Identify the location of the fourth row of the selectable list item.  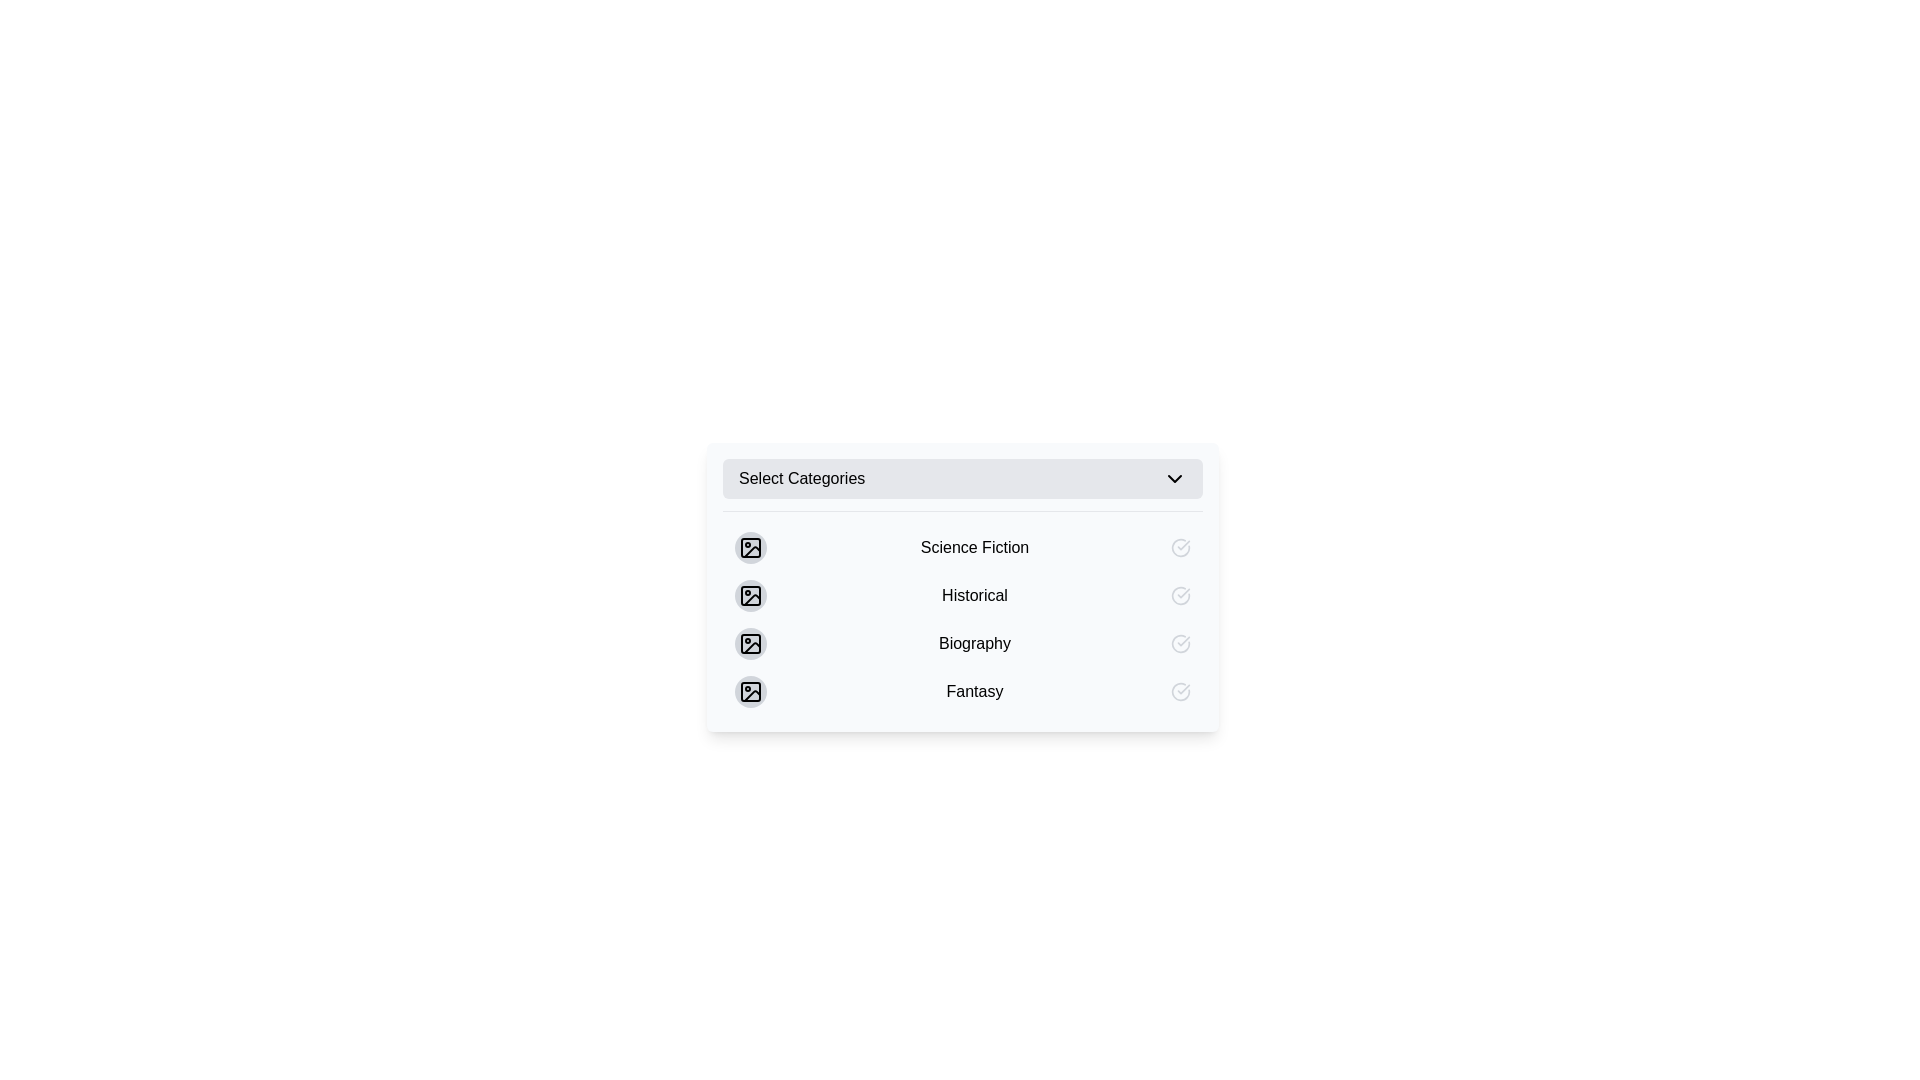
(963, 690).